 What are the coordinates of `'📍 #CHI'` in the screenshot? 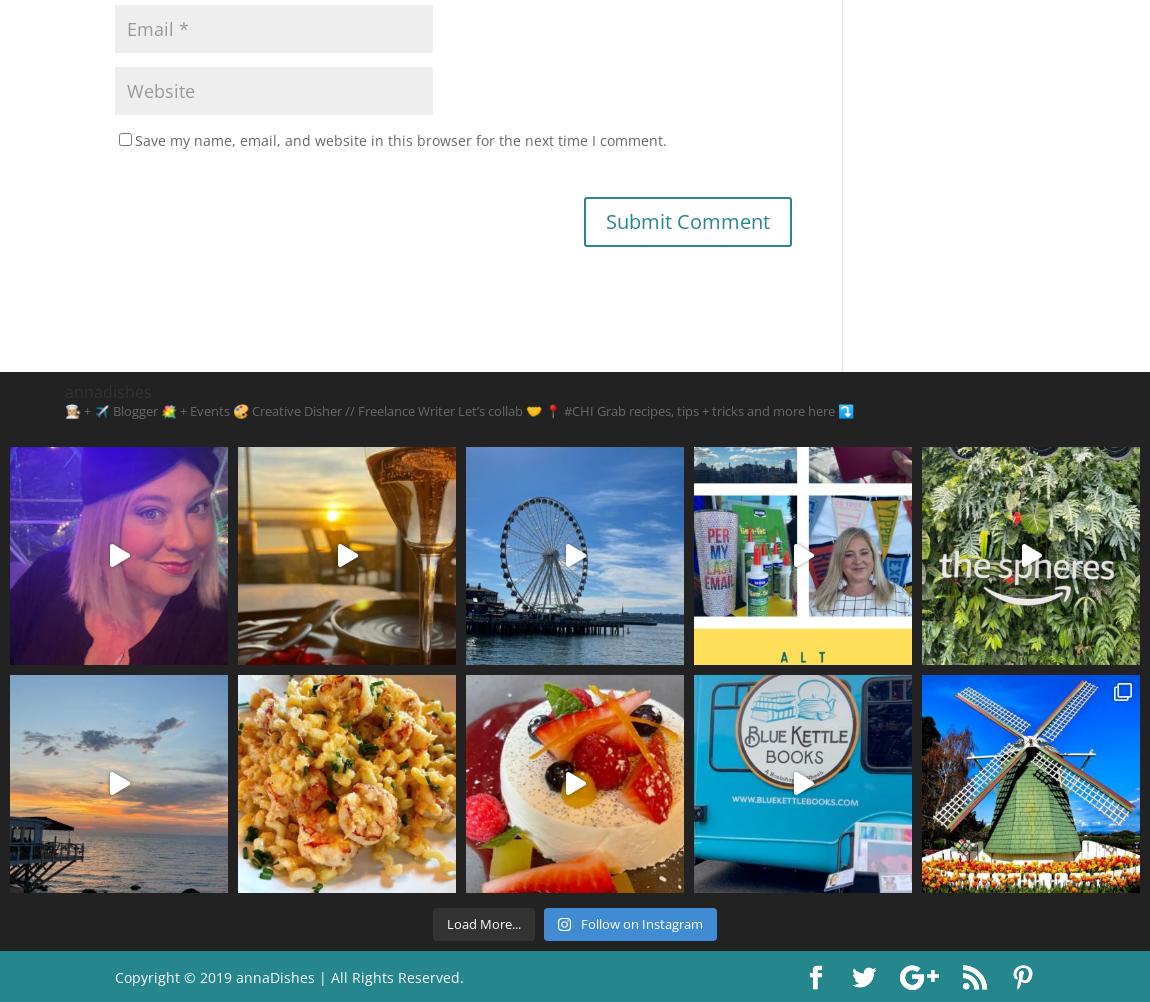 It's located at (544, 410).